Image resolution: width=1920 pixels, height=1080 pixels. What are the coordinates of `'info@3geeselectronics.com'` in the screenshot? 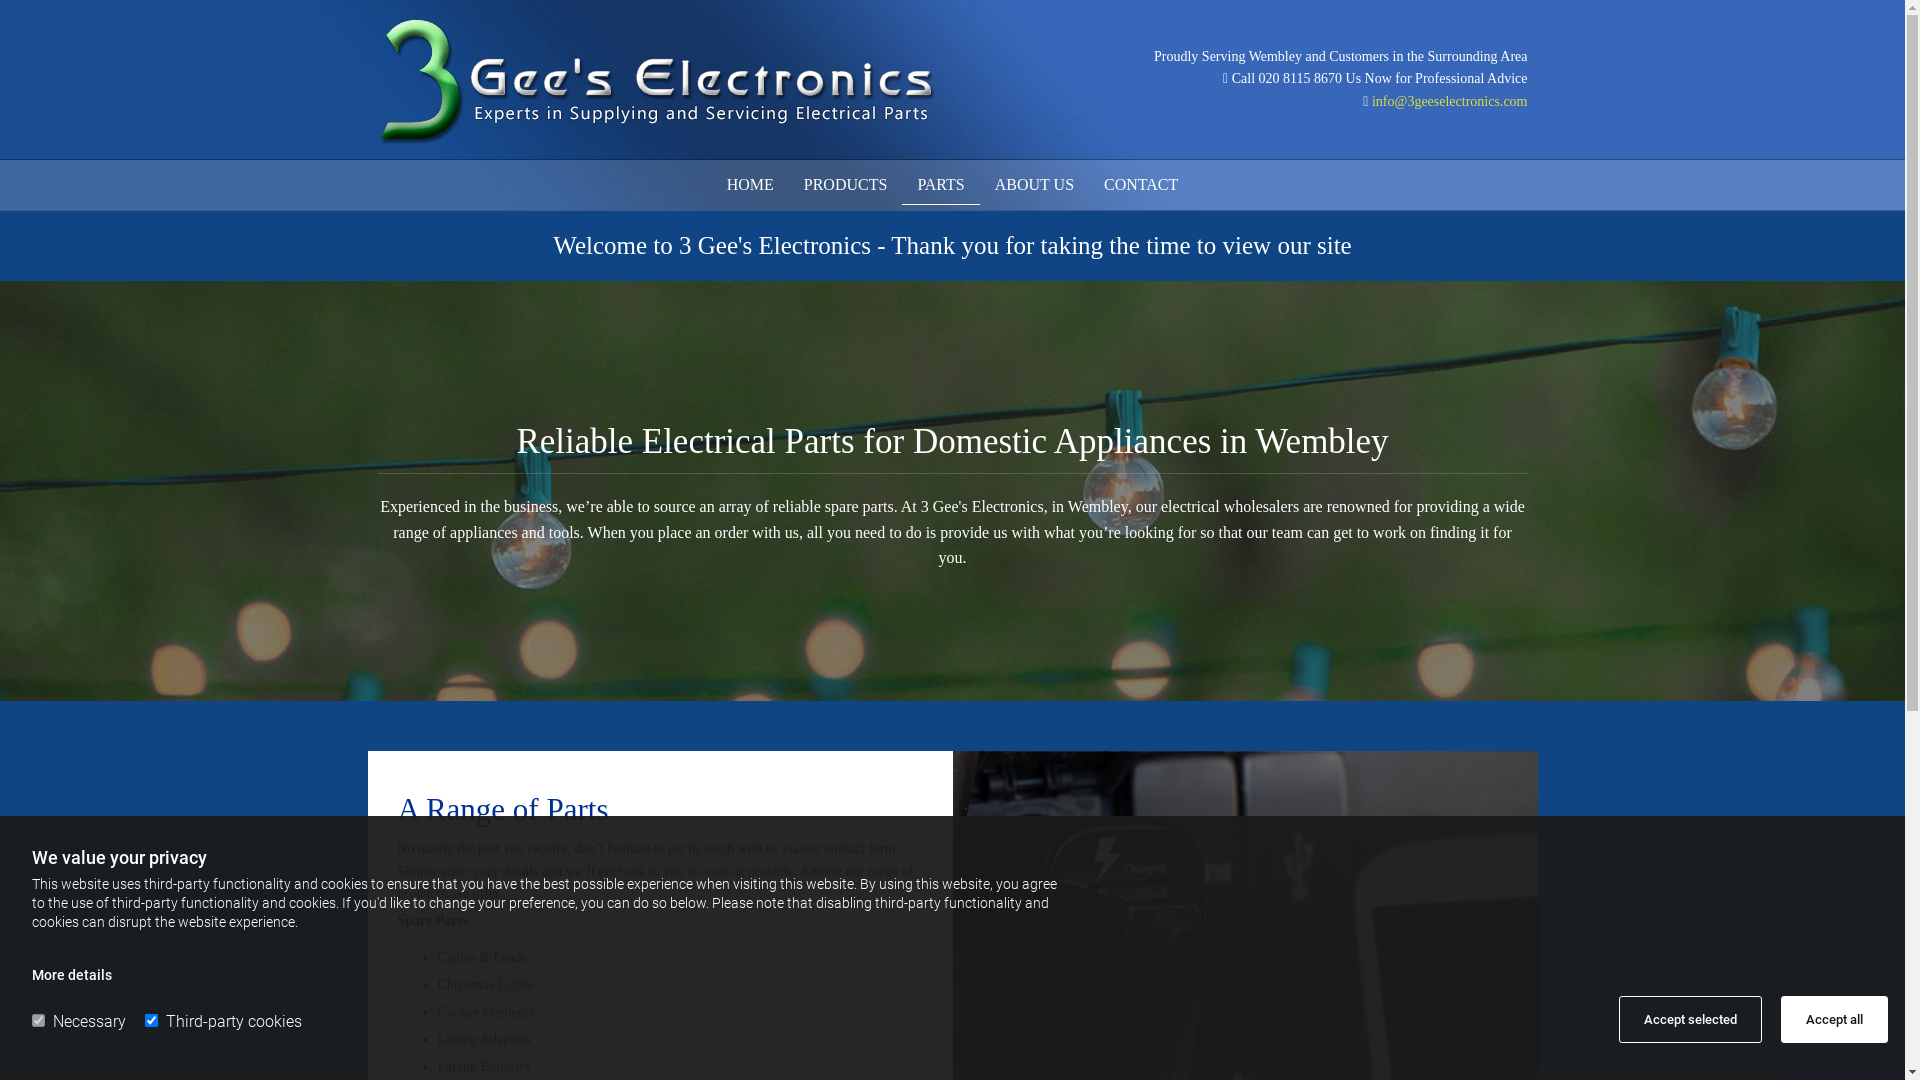 It's located at (1449, 101).